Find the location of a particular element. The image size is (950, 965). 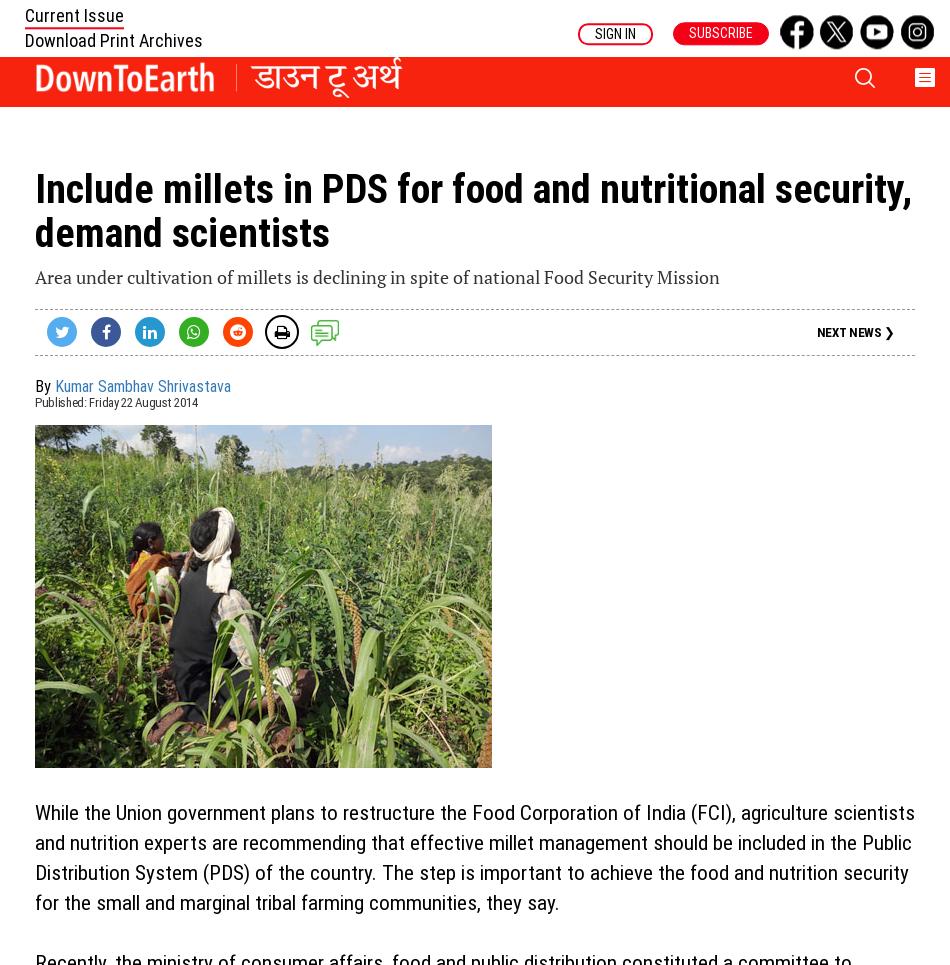

'While the Union government plans to restructure the Food Corporation of India (FCI), agriculture scientists and nutrition experts are recommending that effective millet management should be included in the Public Distribution System (PDS) of the country. The step is important to achieve the food and nutrition security for the small and marginal tribal farming communities, they say.' is located at coordinates (475, 857).